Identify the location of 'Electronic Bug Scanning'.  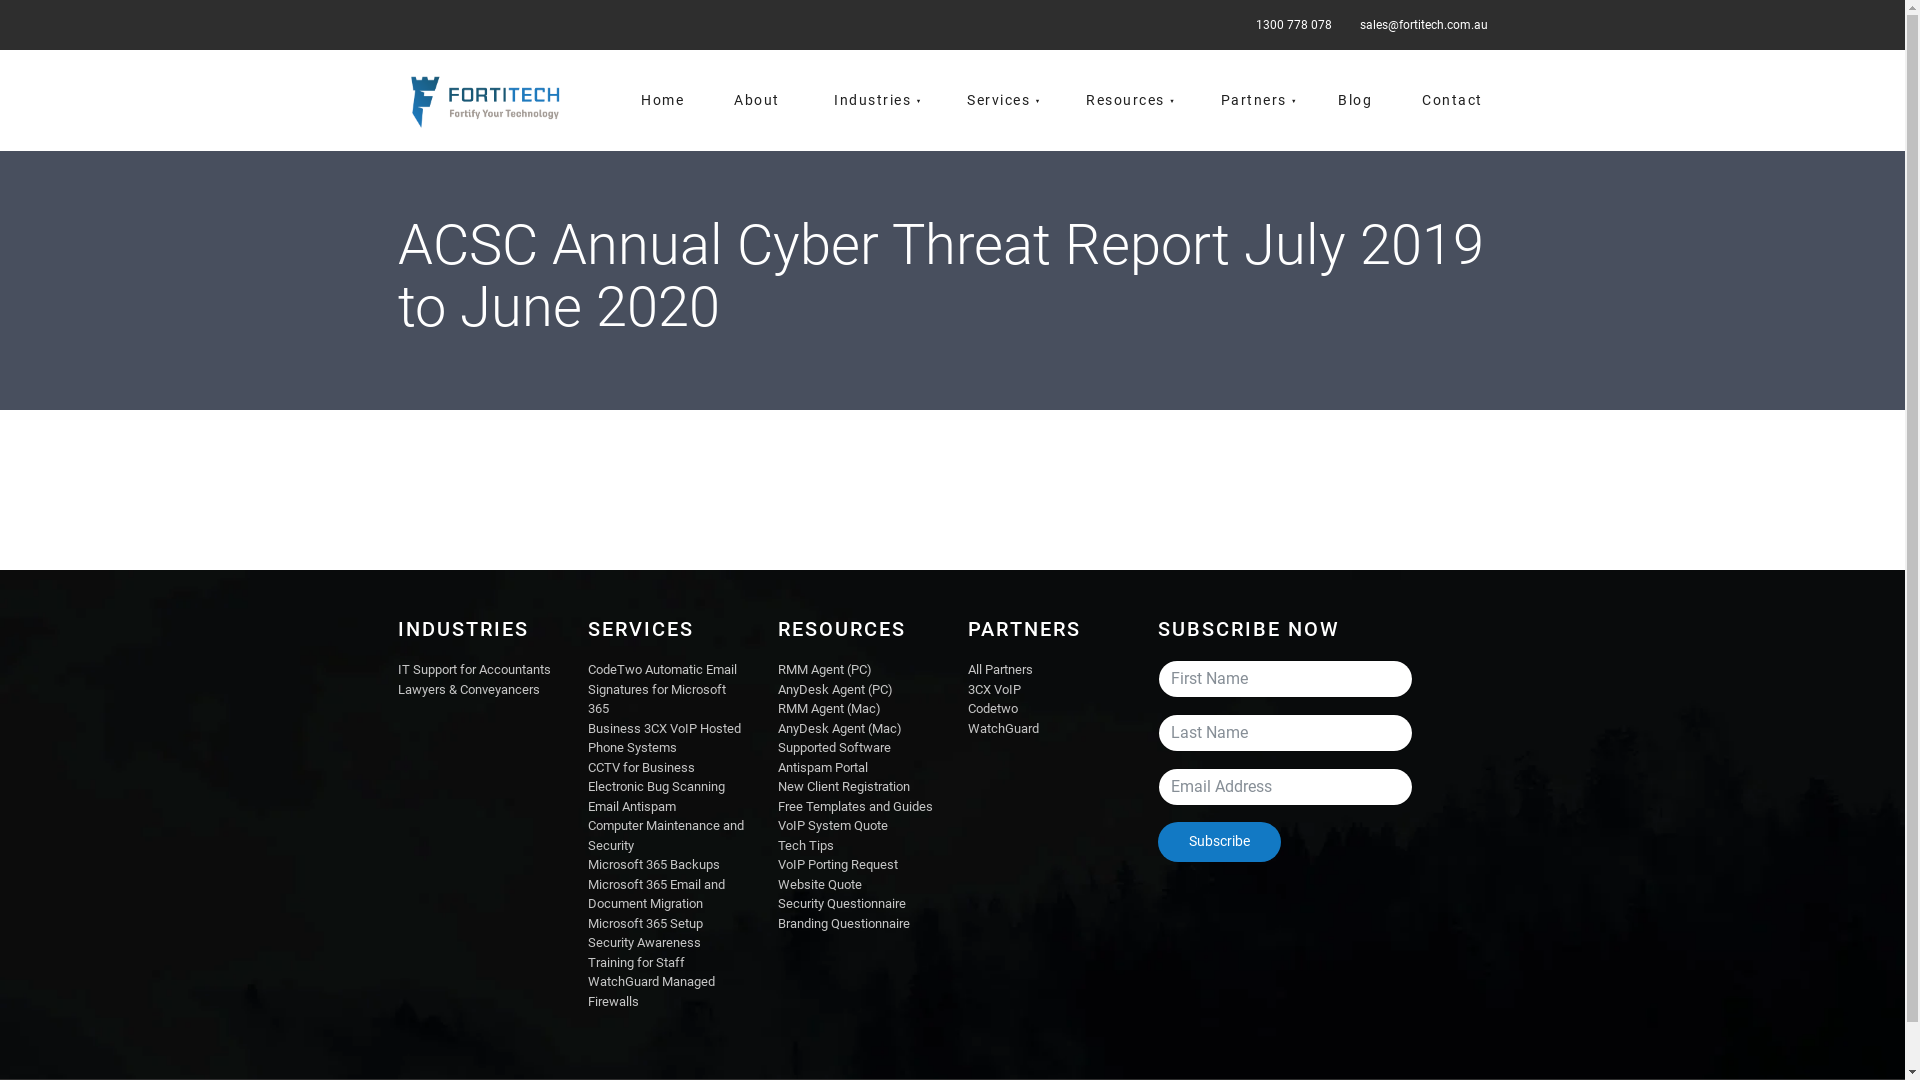
(587, 785).